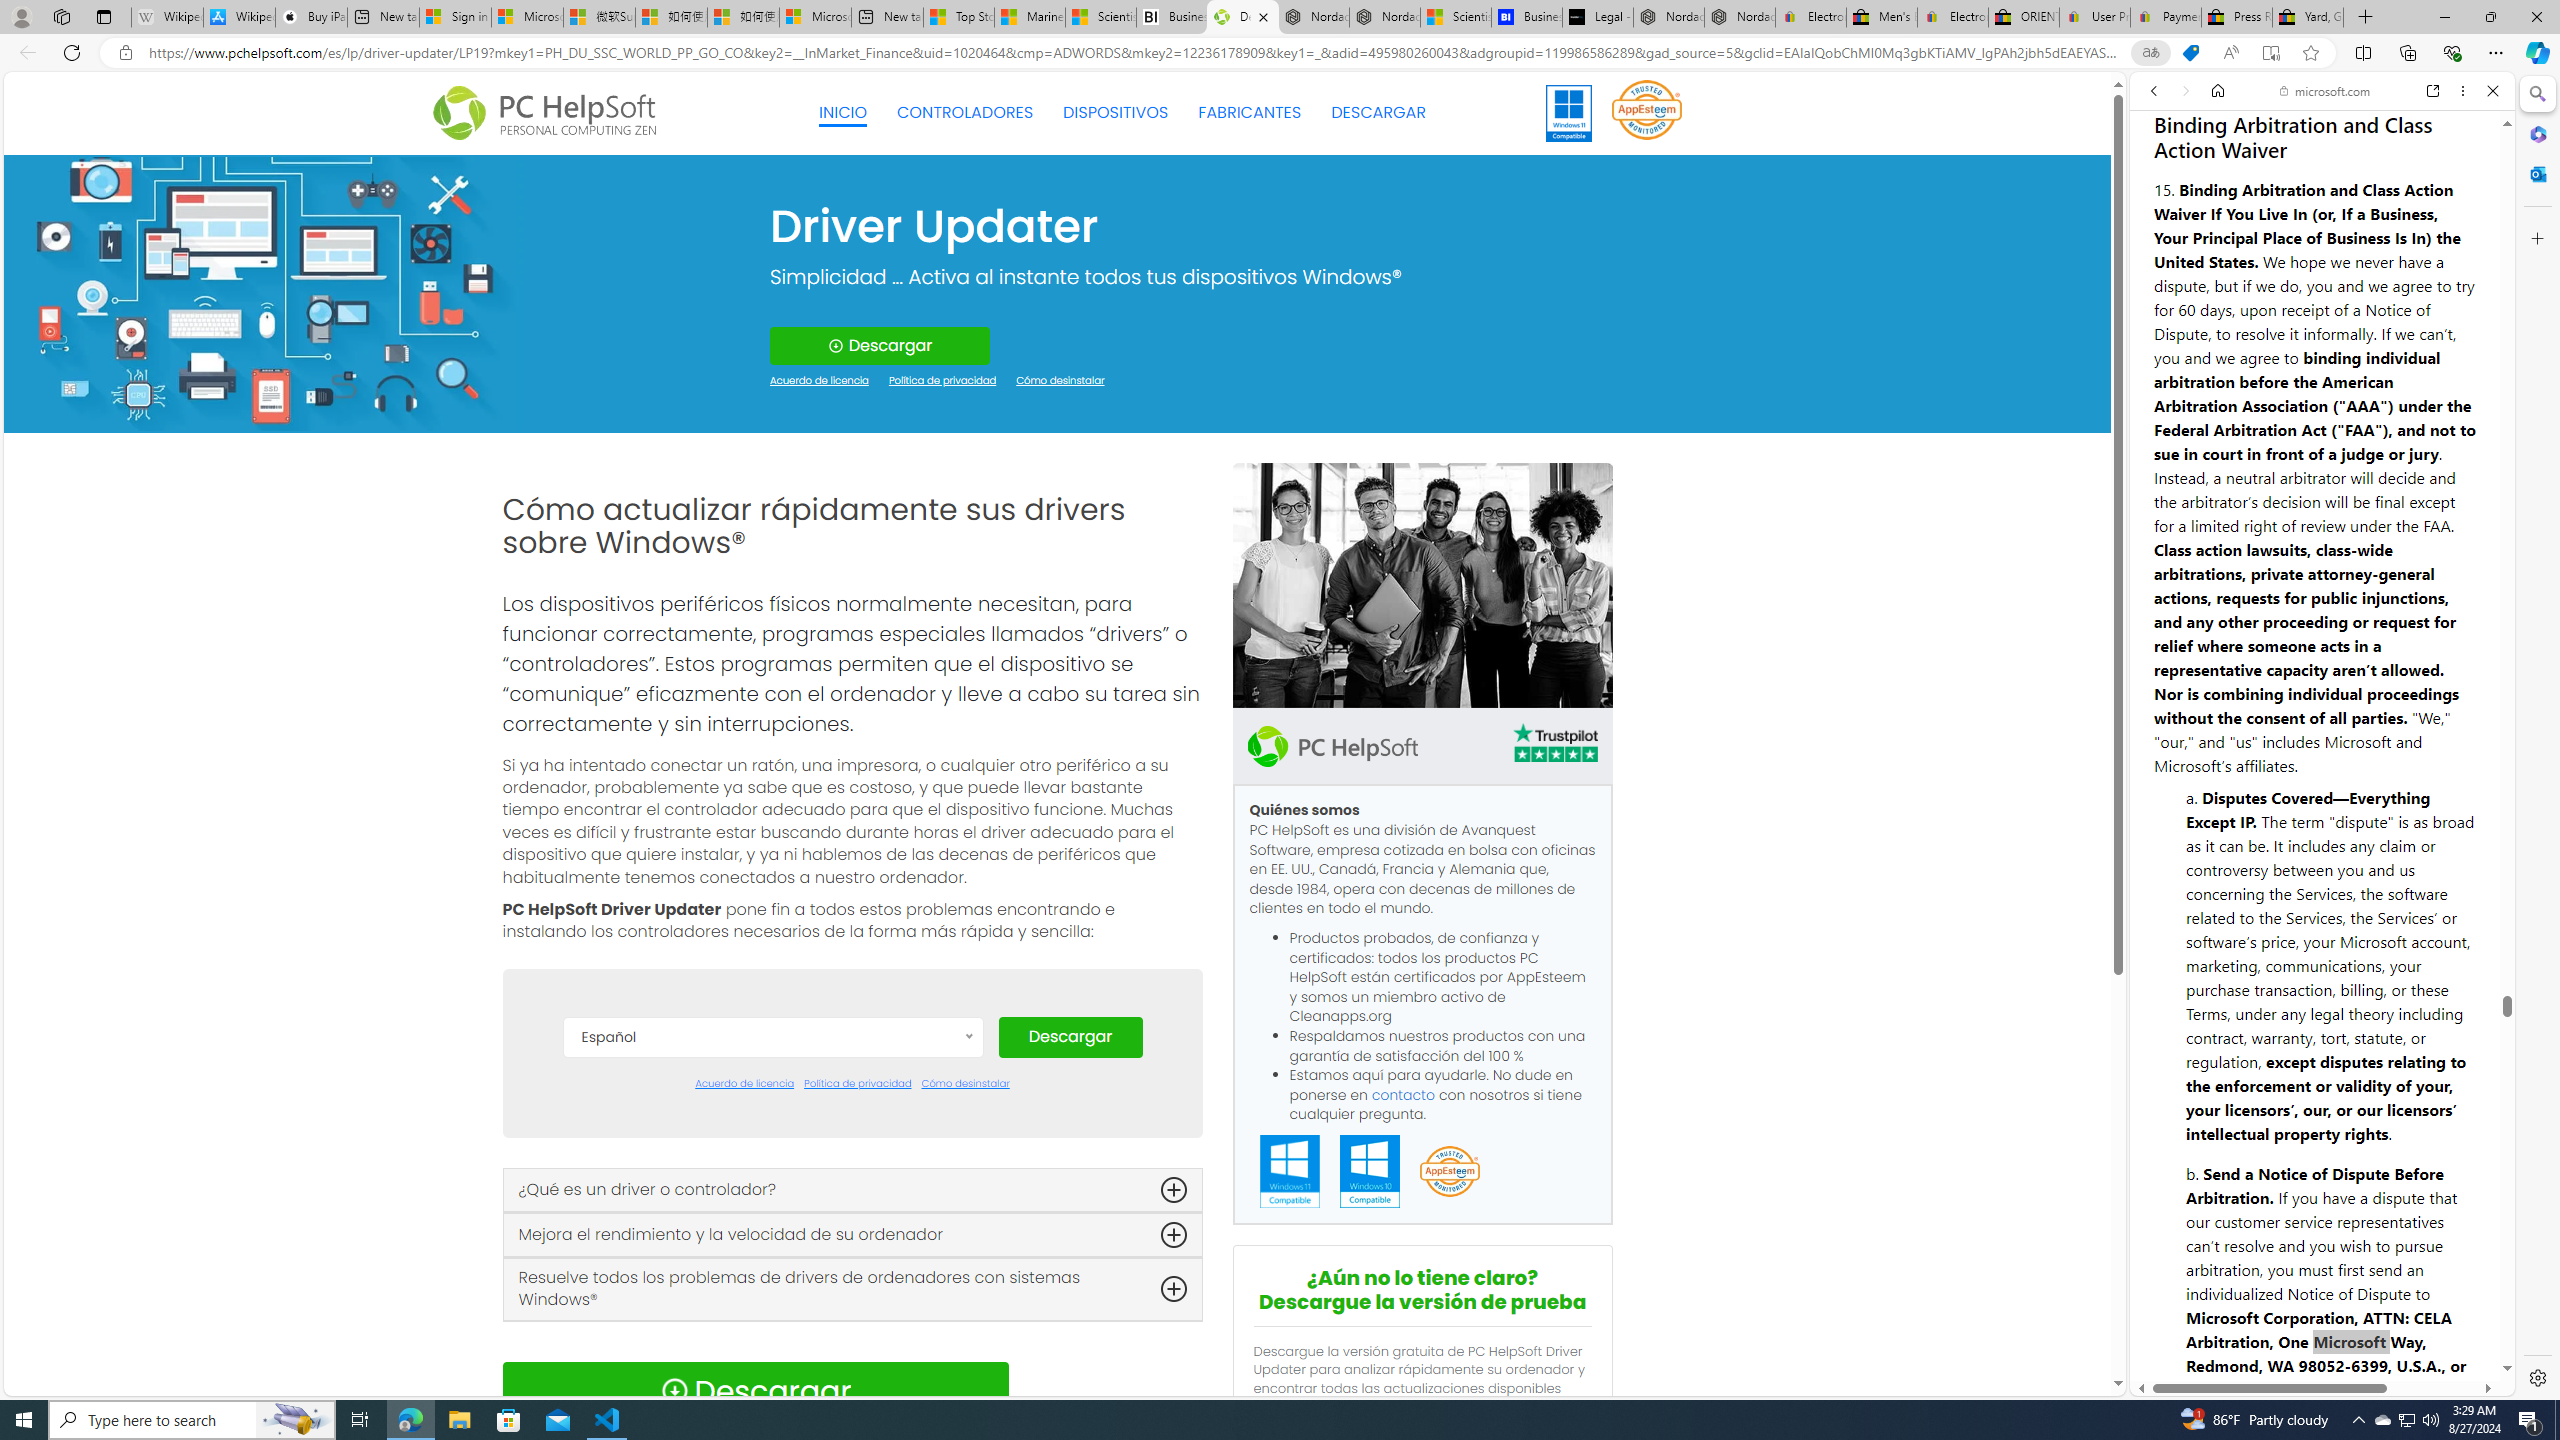 The image size is (2560, 1440). Describe the element at coordinates (843, 112) in the screenshot. I see `'INICIO'` at that location.